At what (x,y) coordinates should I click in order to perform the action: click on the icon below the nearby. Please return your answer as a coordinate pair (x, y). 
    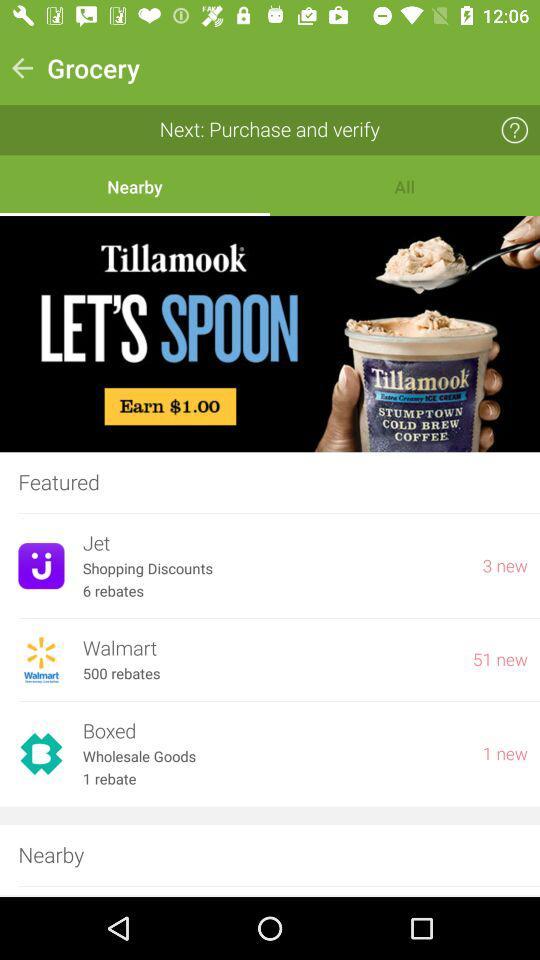
    Looking at the image, I should click on (270, 334).